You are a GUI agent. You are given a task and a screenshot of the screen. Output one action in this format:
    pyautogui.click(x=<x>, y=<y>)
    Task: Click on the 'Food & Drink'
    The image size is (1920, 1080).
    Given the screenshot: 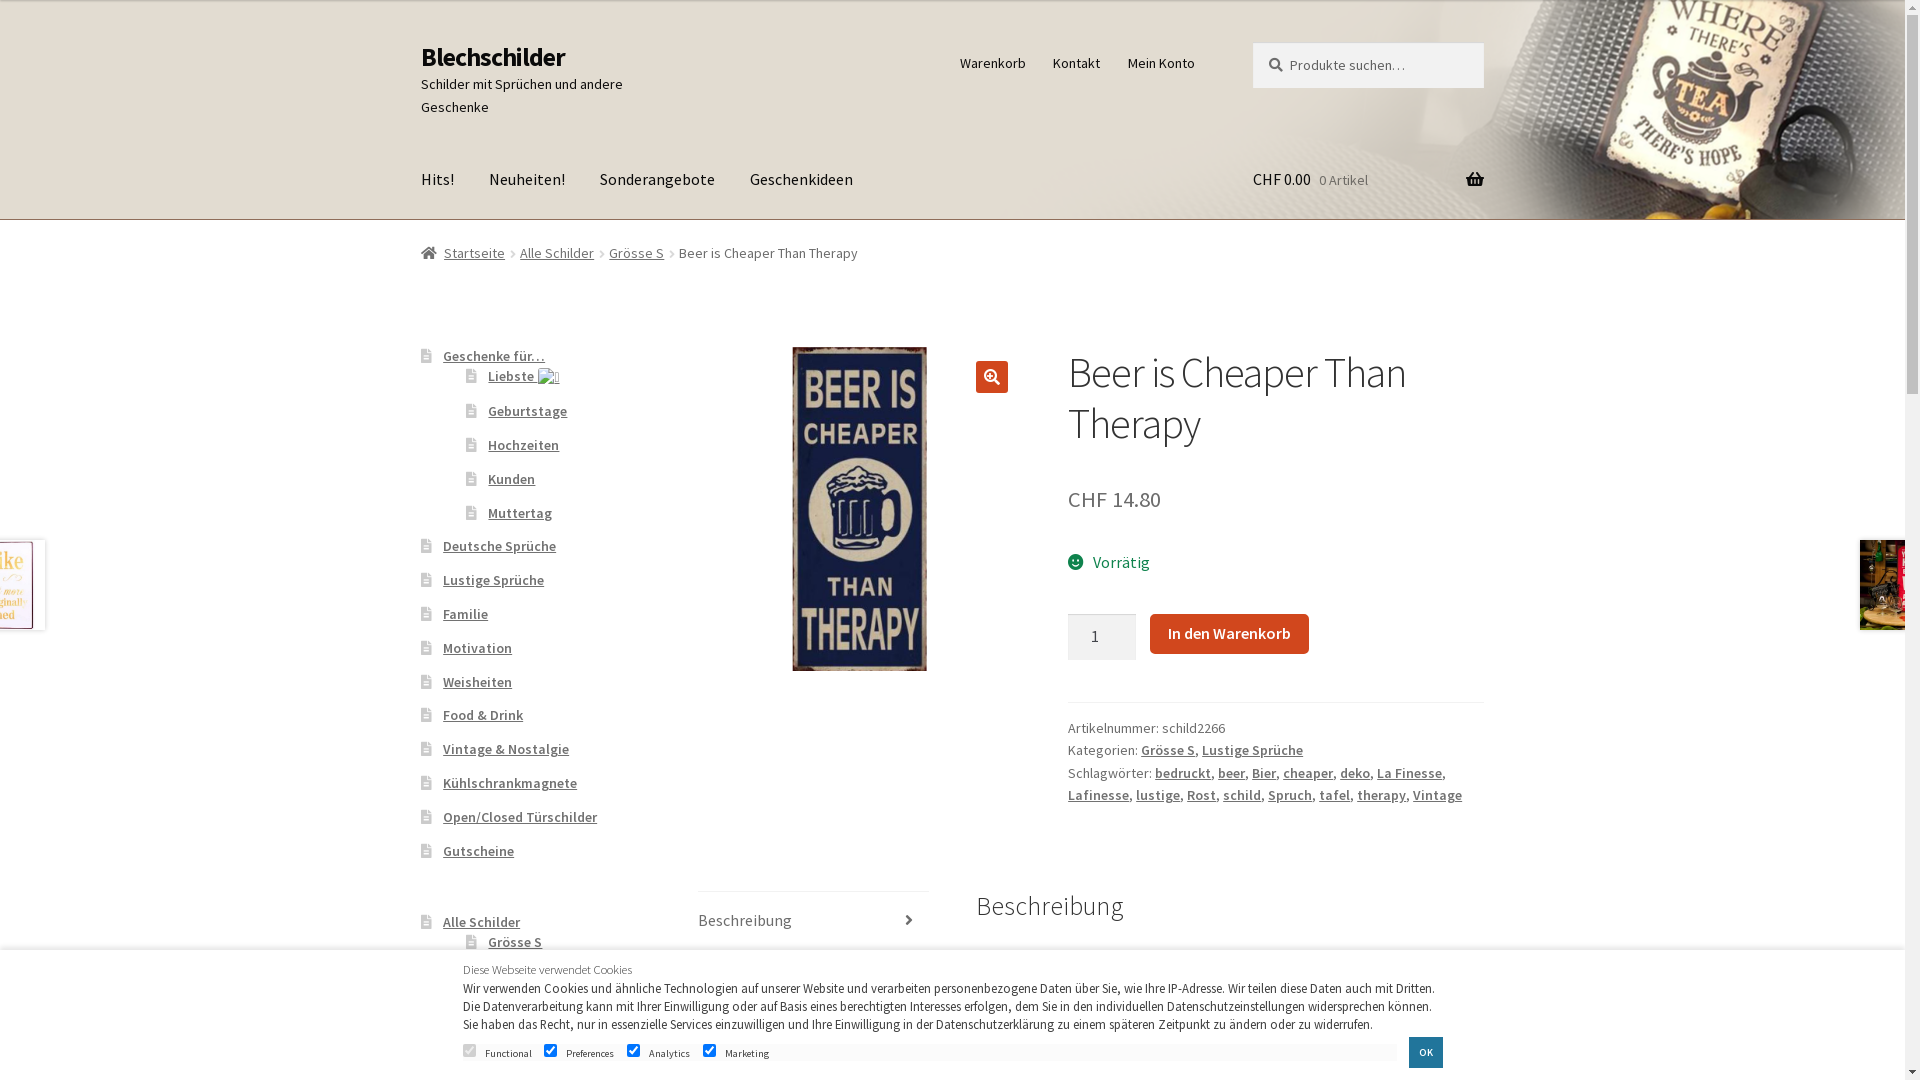 What is the action you would take?
    pyautogui.click(x=483, y=713)
    